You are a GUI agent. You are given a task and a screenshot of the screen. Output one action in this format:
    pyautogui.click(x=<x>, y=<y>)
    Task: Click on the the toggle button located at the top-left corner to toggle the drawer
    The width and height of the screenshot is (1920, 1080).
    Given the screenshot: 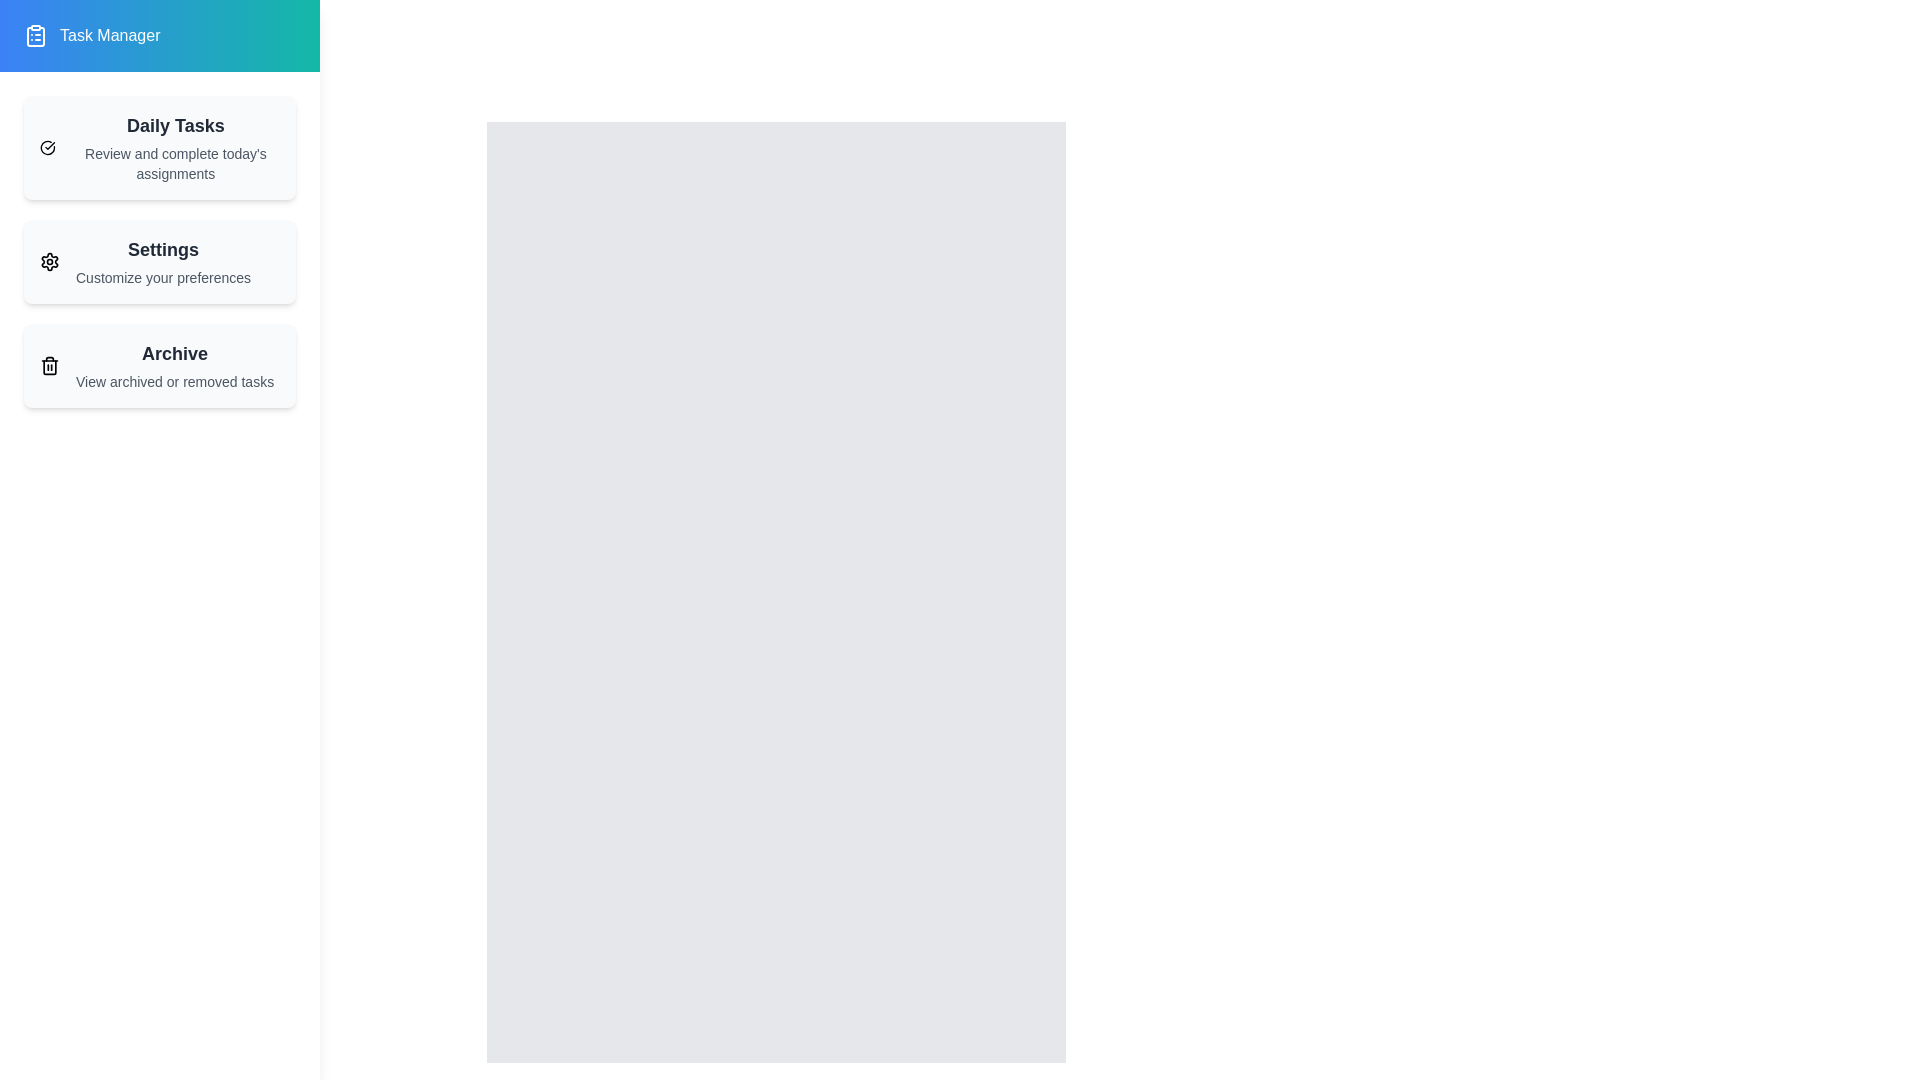 What is the action you would take?
    pyautogui.click(x=59, y=63)
    